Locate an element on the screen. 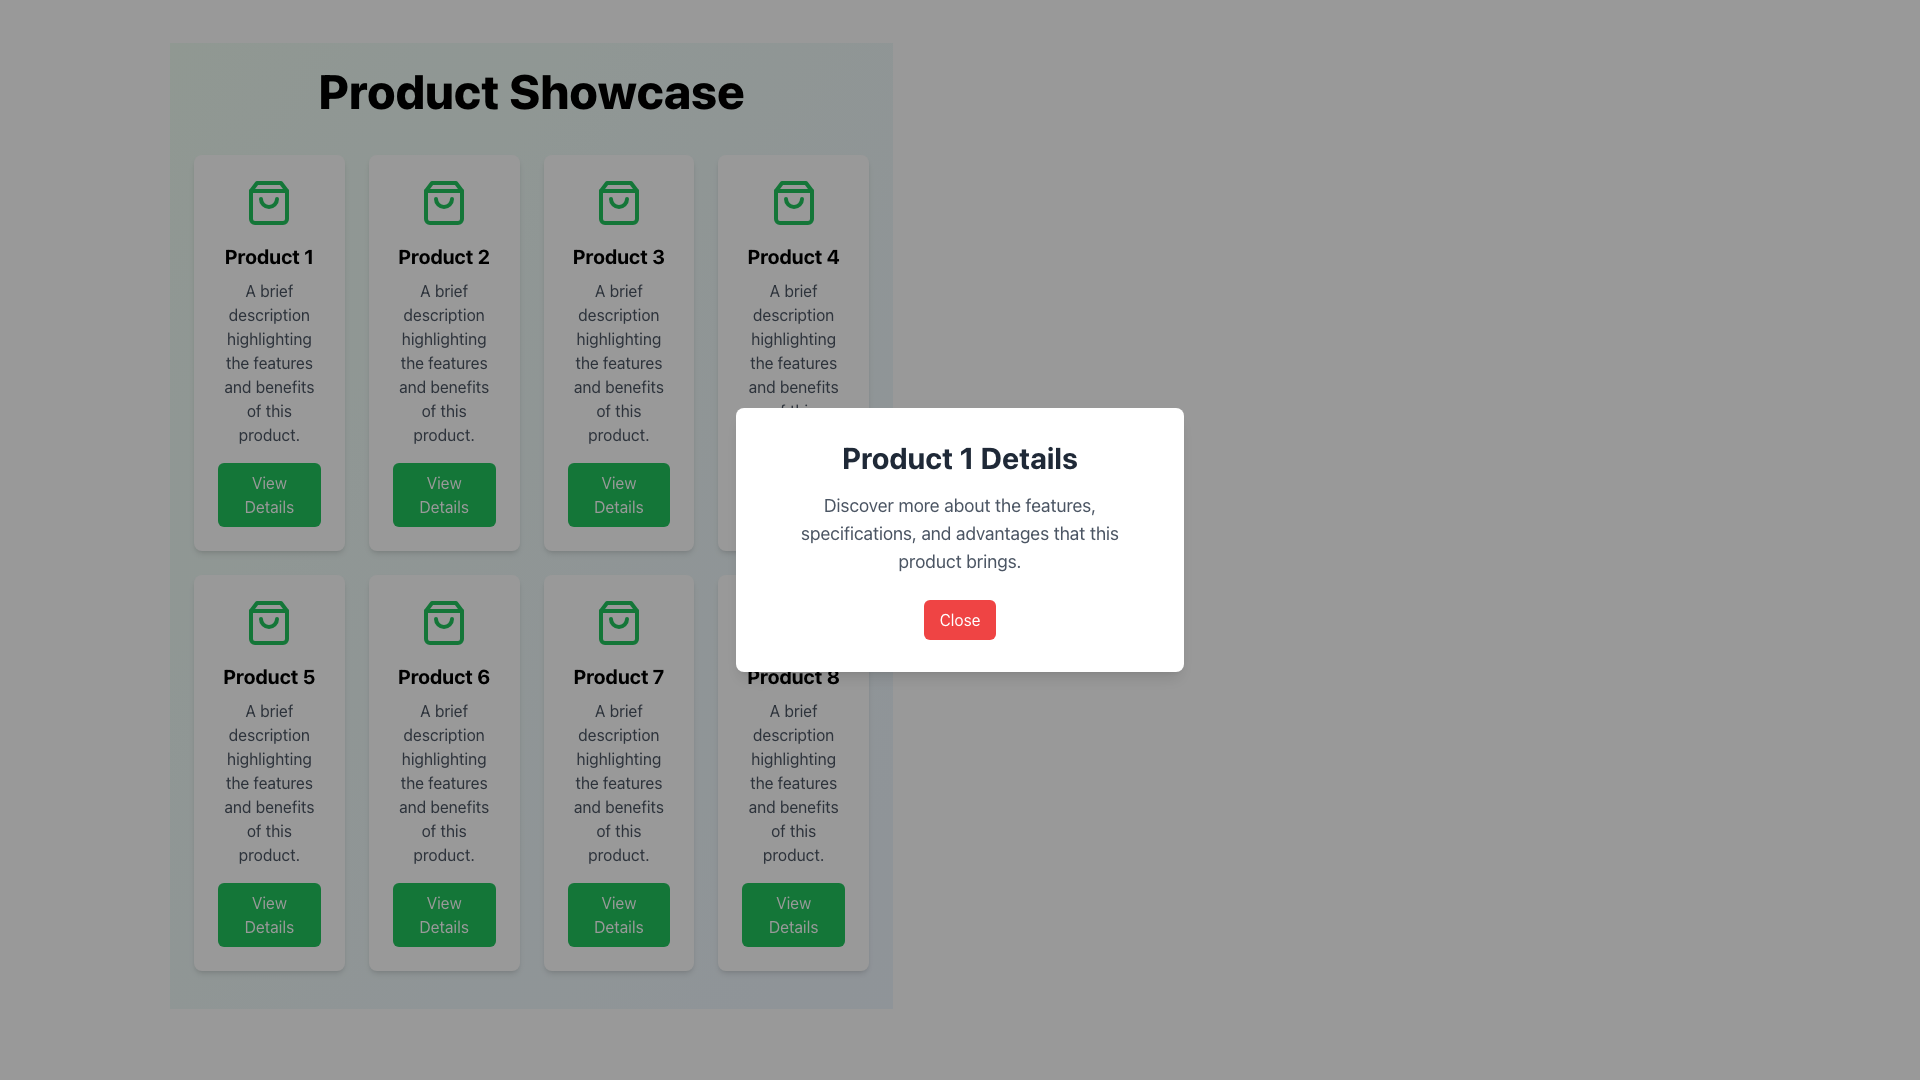 The height and width of the screenshot is (1080, 1920). text details of the product features and benefits within the 'Product 5' card, which is centrally located below the title and above the 'View Details' button is located at coordinates (268, 782).